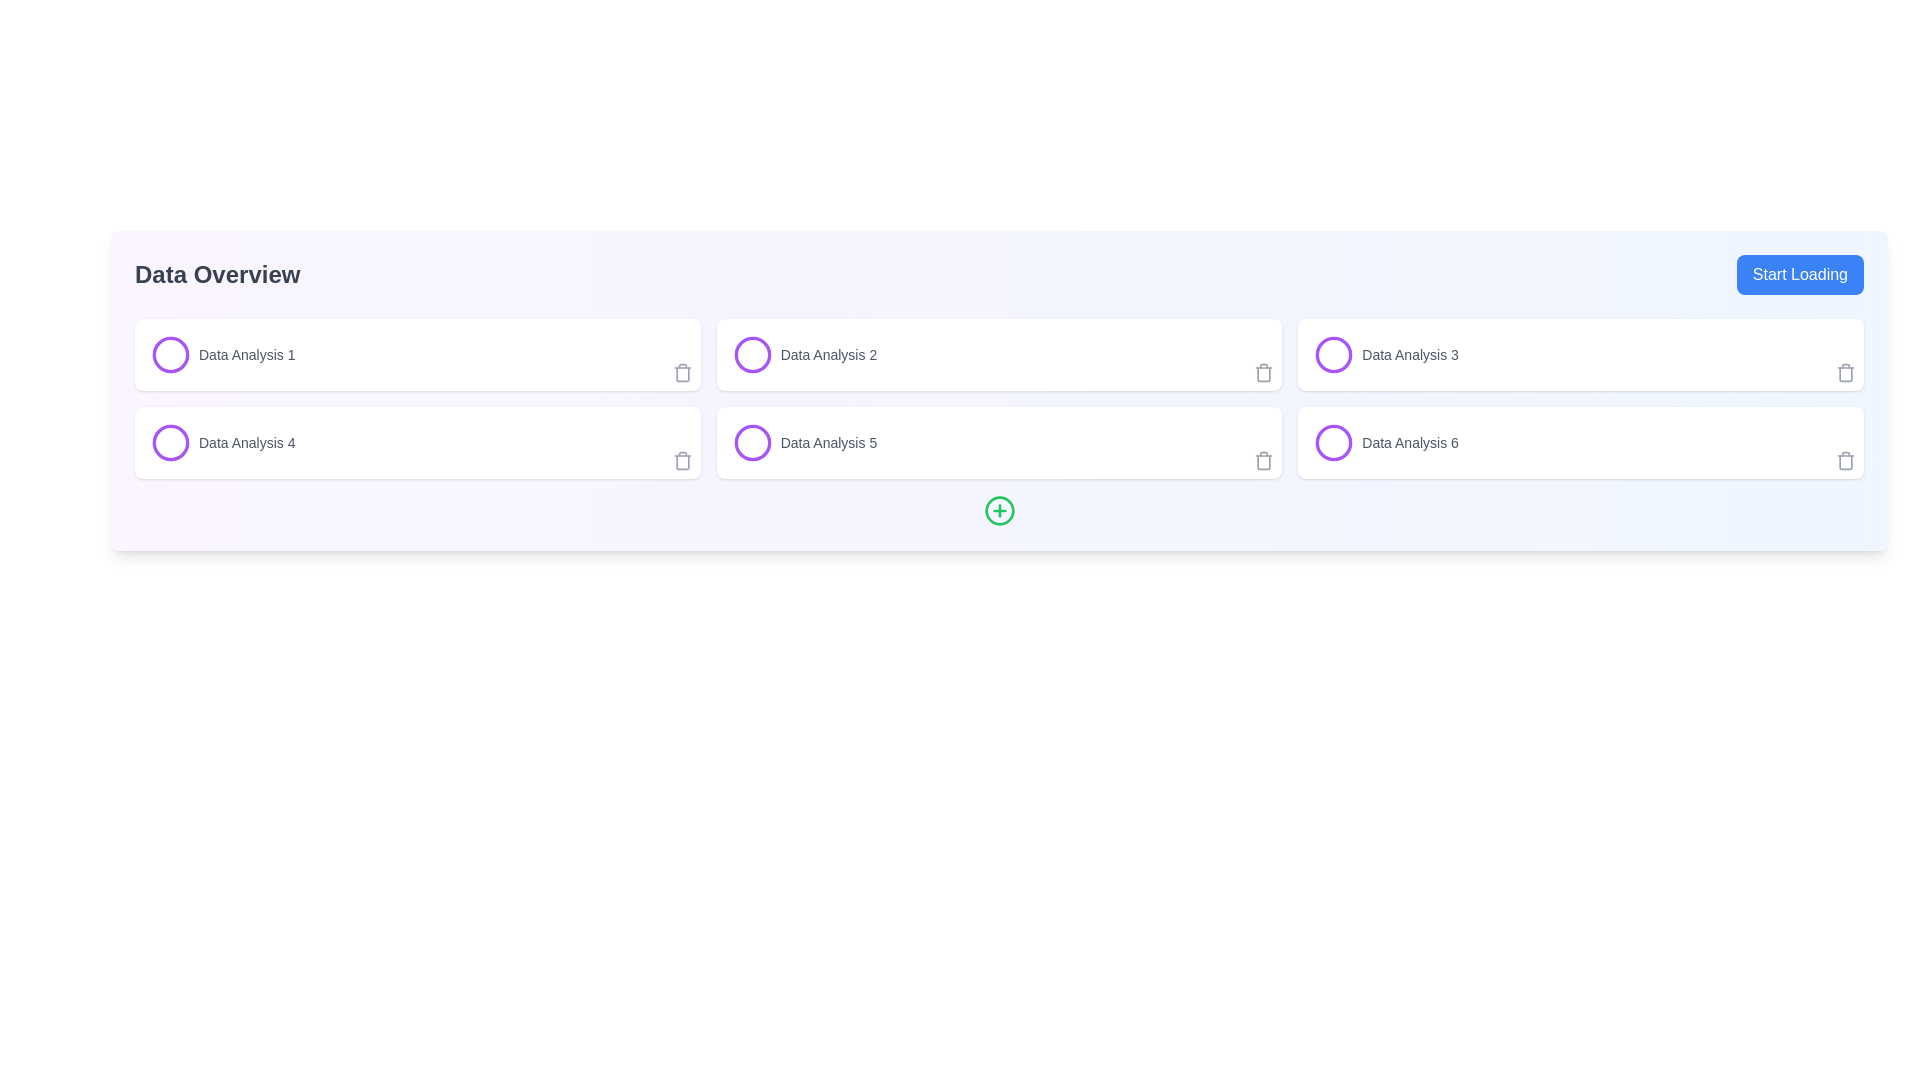 The image size is (1920, 1080). What do you see at coordinates (804, 353) in the screenshot?
I see `the 'Data Analysis 2' element, which has a purple circular icon and is located in the upper row of a two-row grid` at bounding box center [804, 353].